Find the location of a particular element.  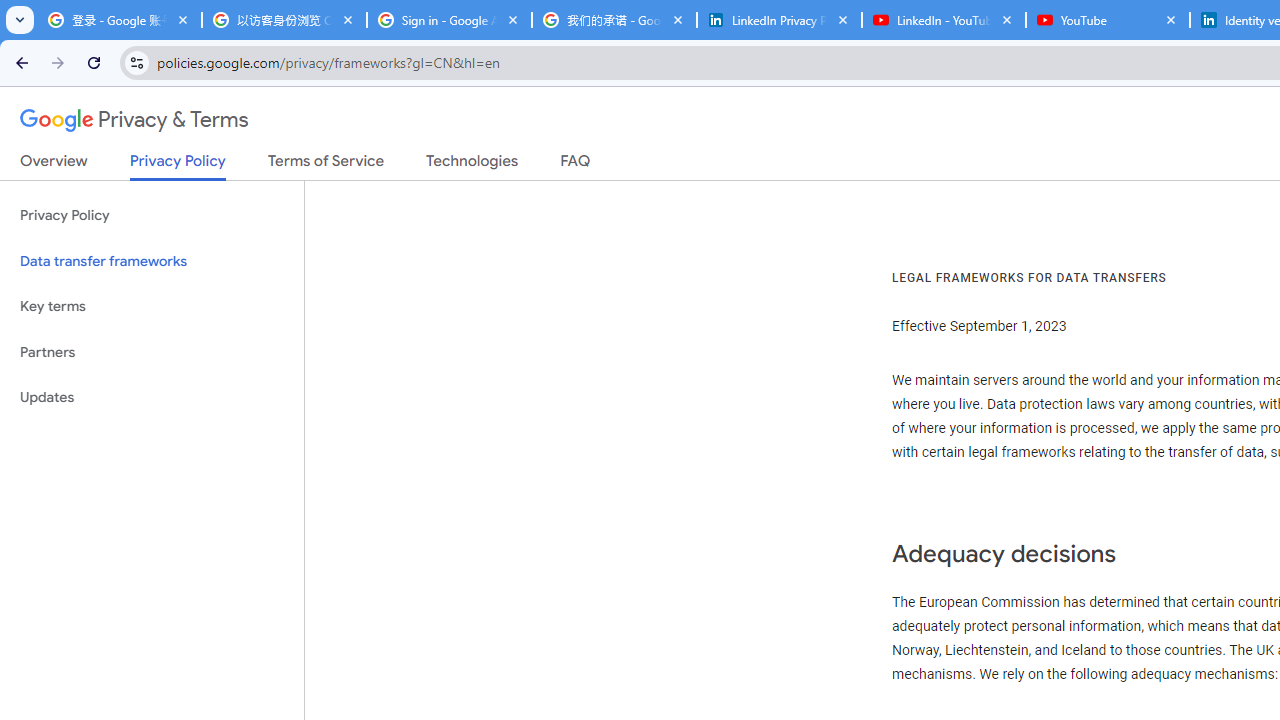

'Overview' is located at coordinates (54, 164).